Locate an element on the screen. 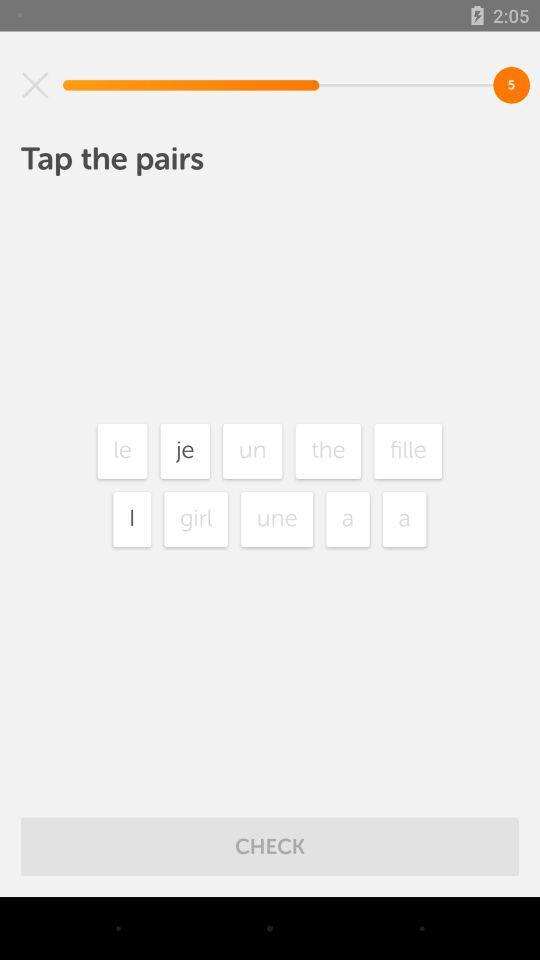 This screenshot has width=540, height=960. item next to the le is located at coordinates (185, 451).